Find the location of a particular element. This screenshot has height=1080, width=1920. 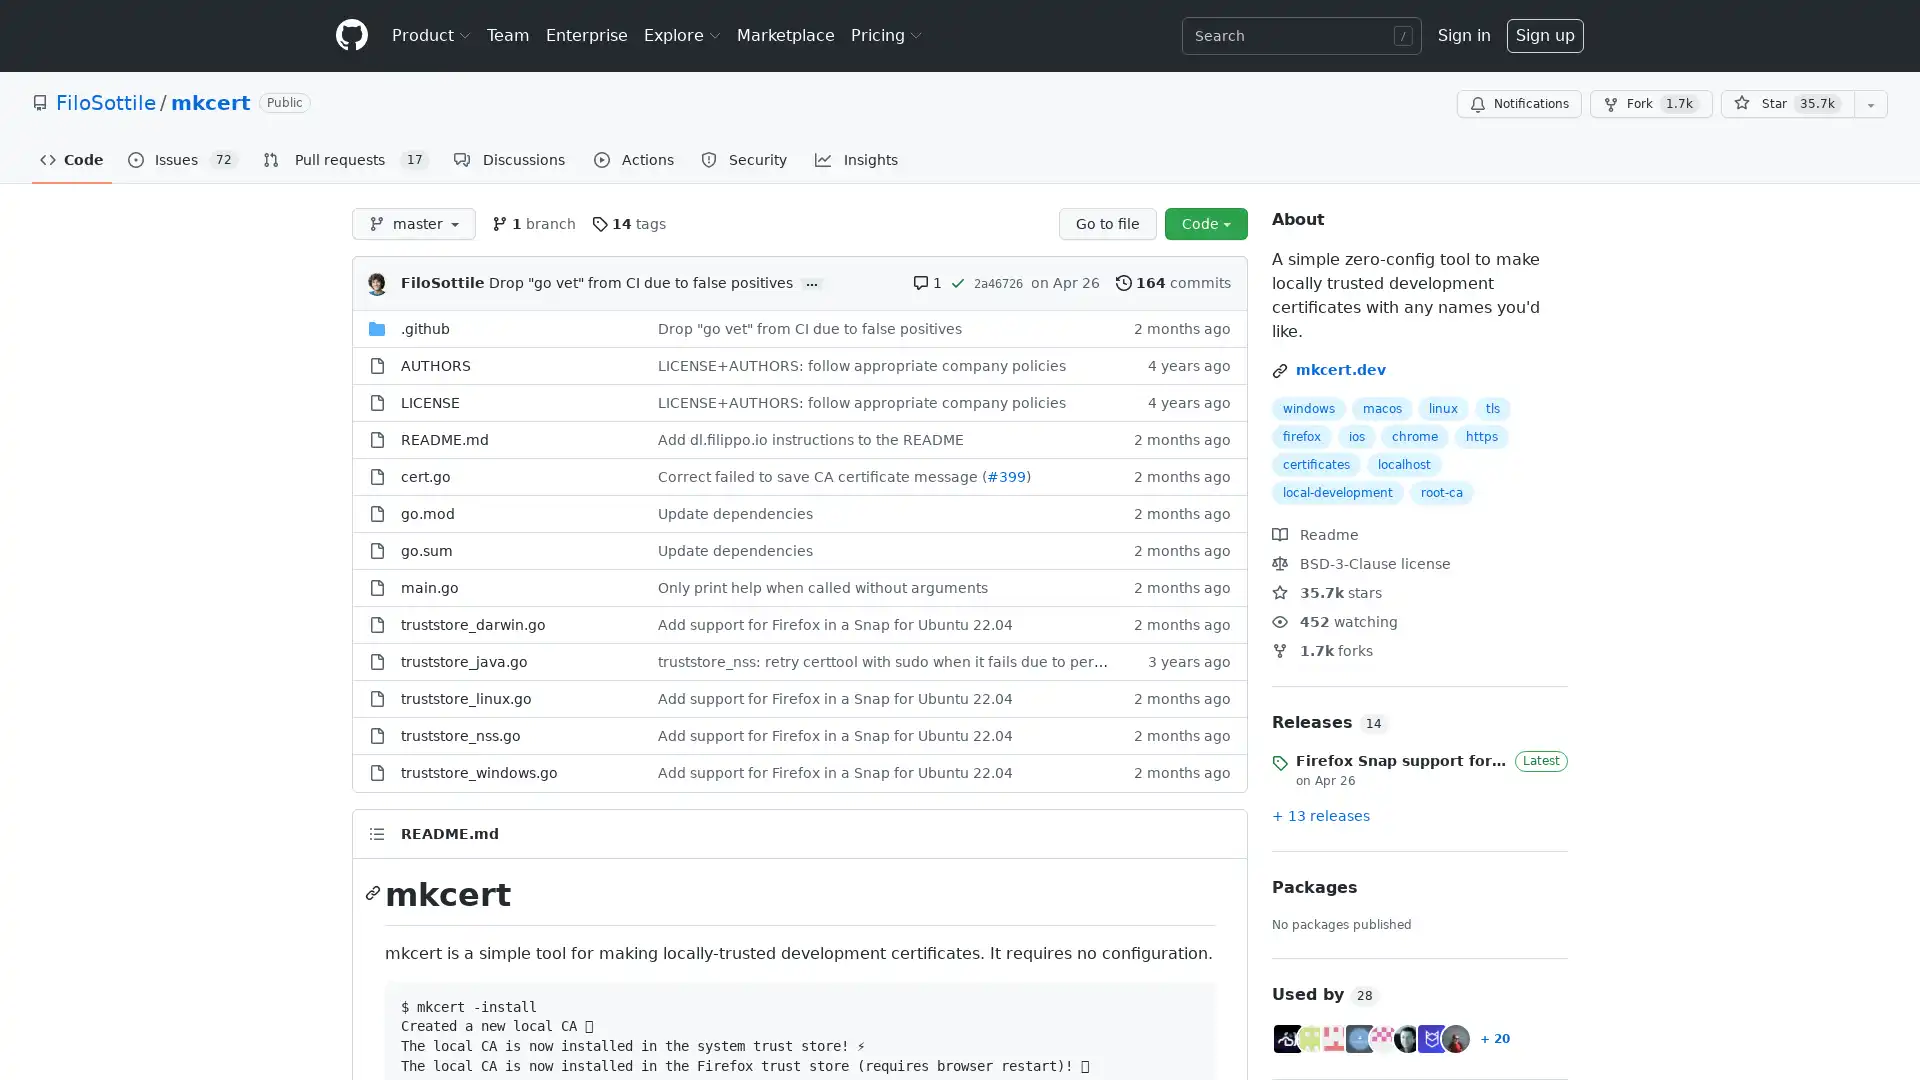

You must be signed in to add this repository to a list is located at coordinates (1870, 104).